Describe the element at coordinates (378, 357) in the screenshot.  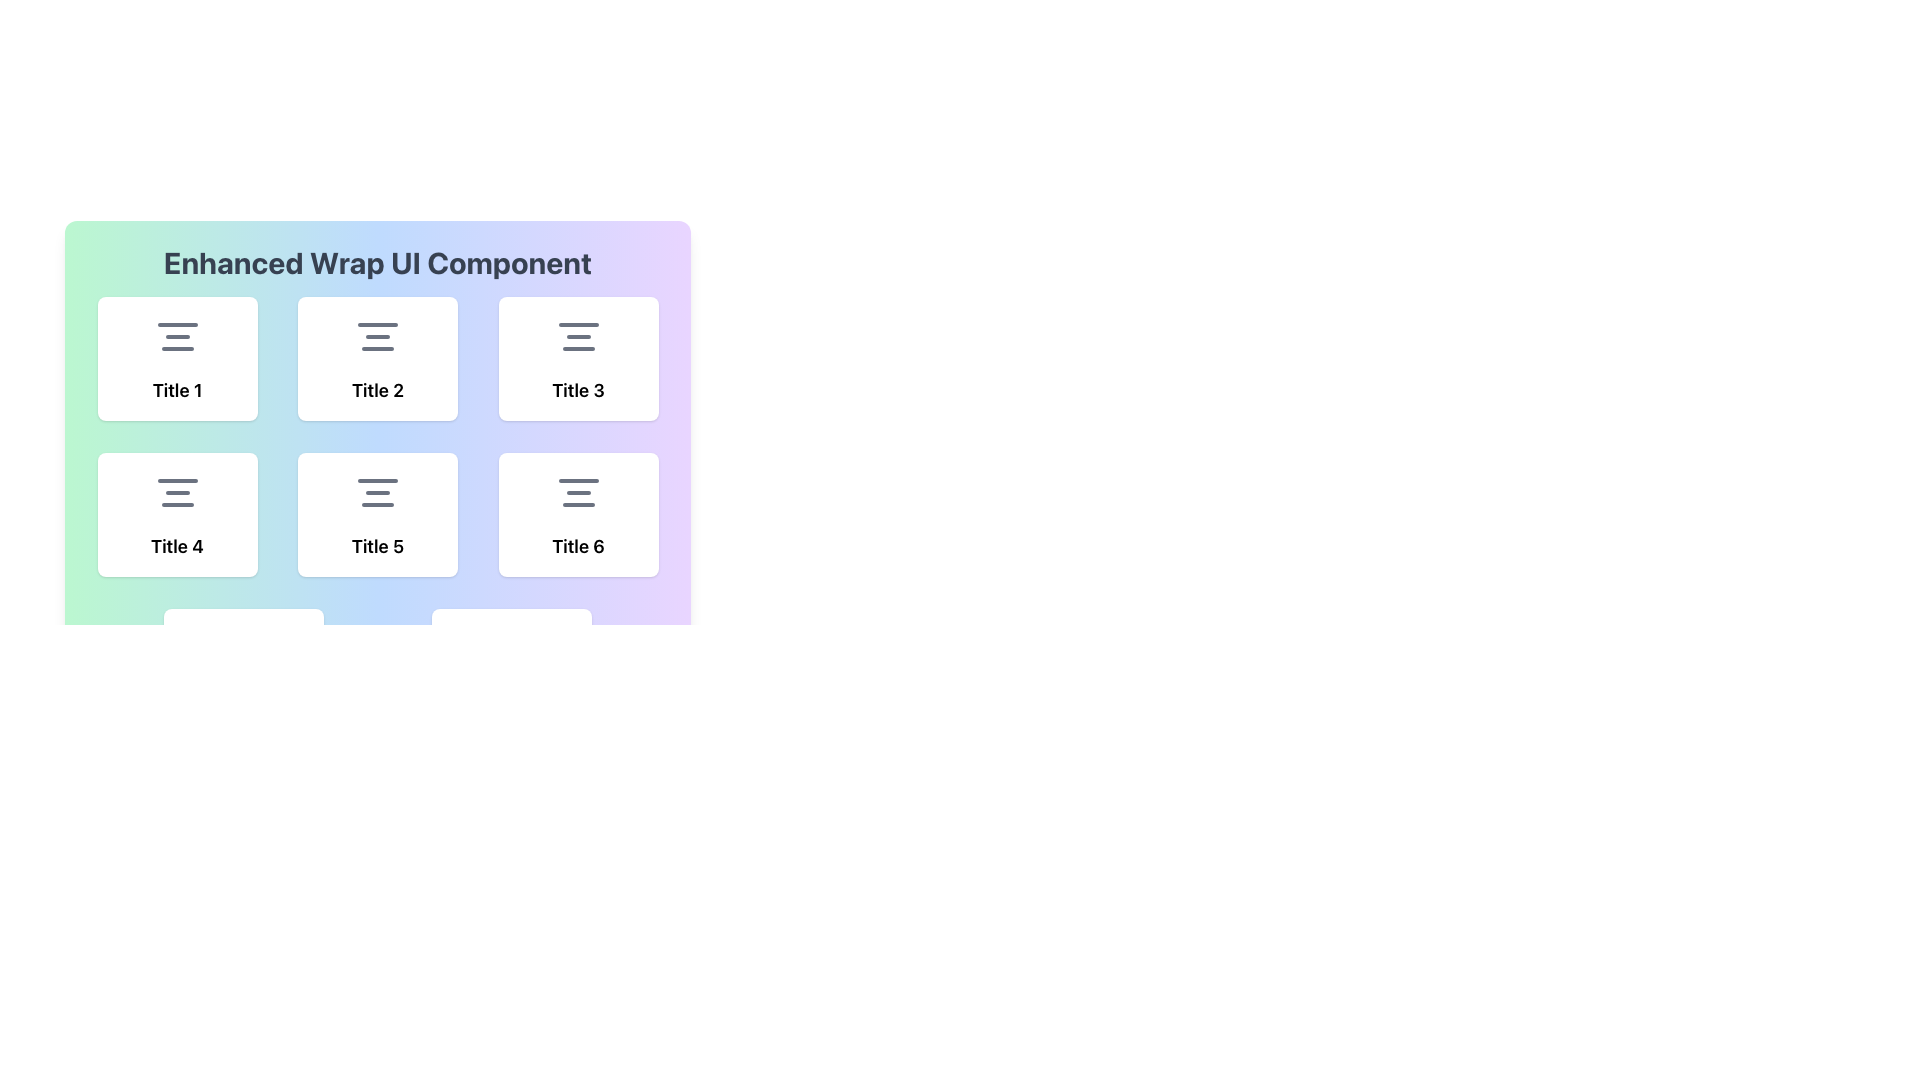
I see `the second card button located` at that location.